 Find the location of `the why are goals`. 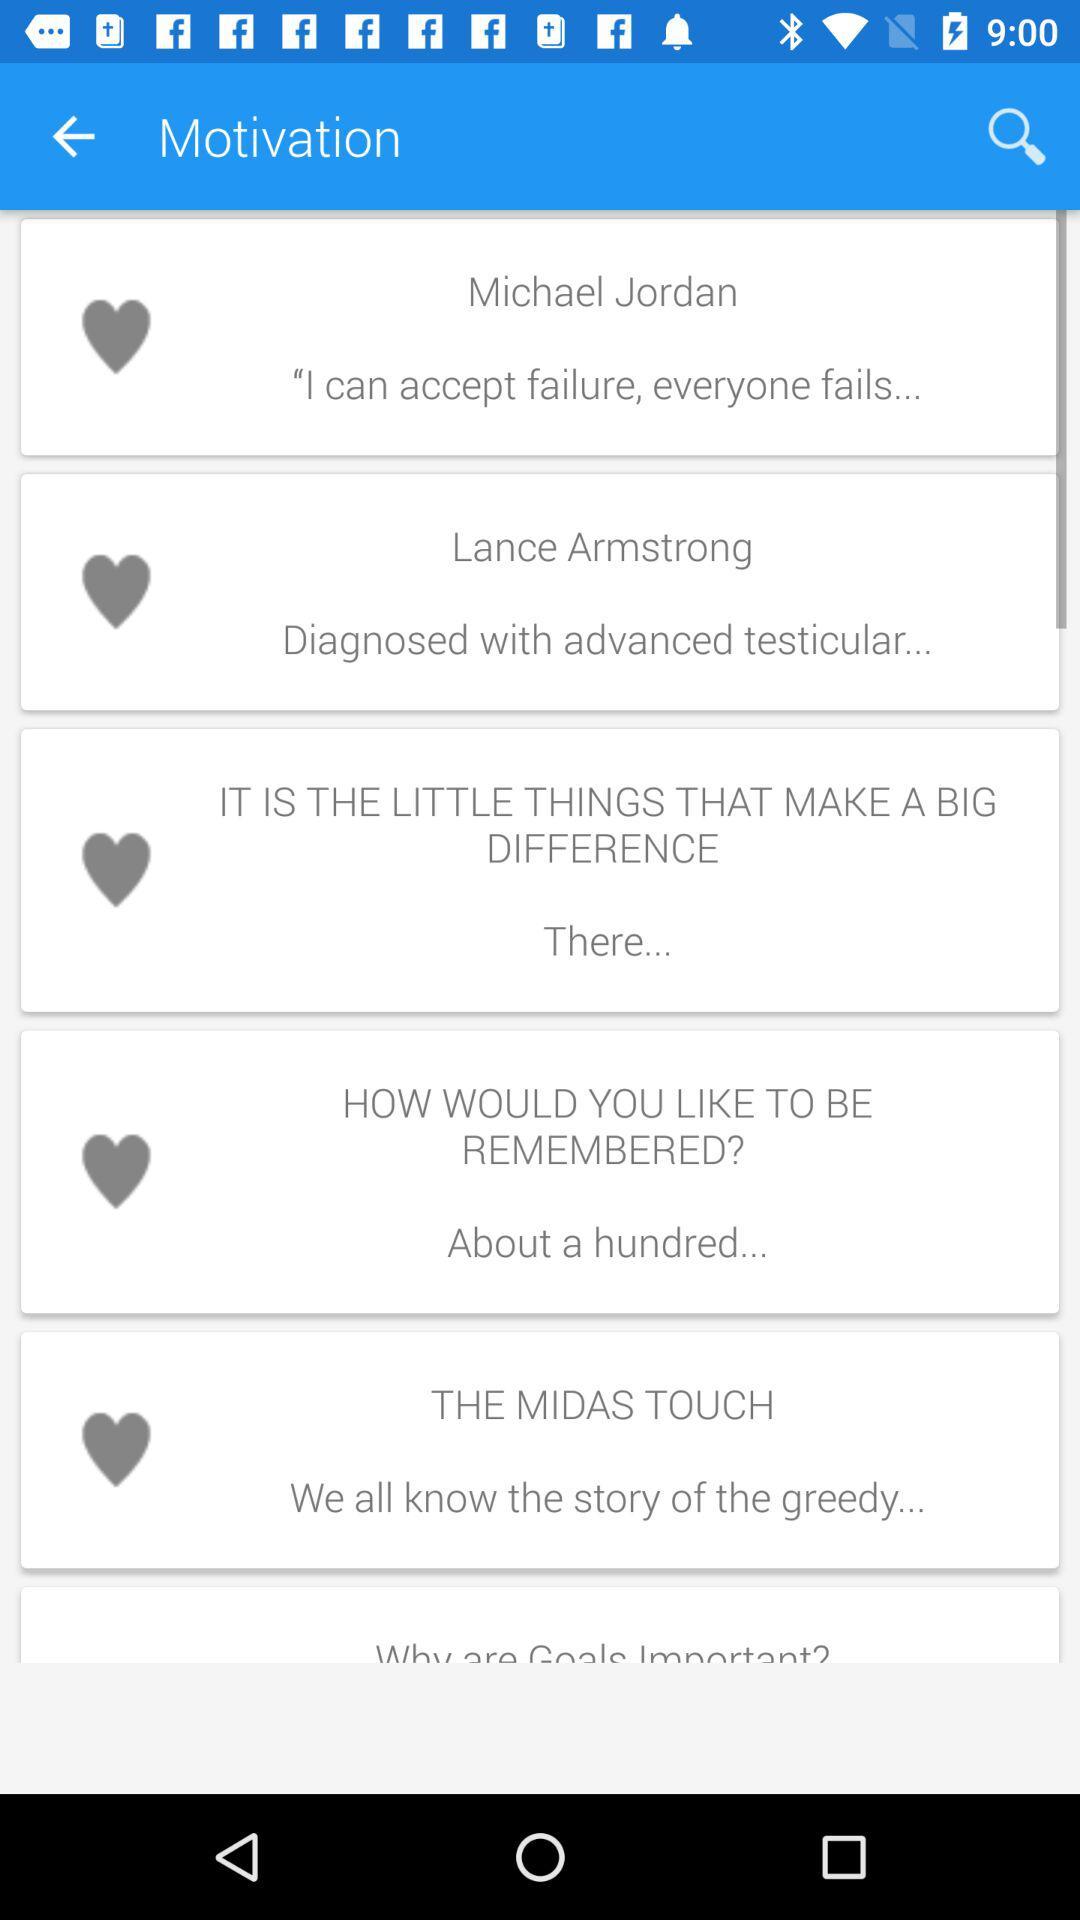

the why are goals is located at coordinates (606, 1640).